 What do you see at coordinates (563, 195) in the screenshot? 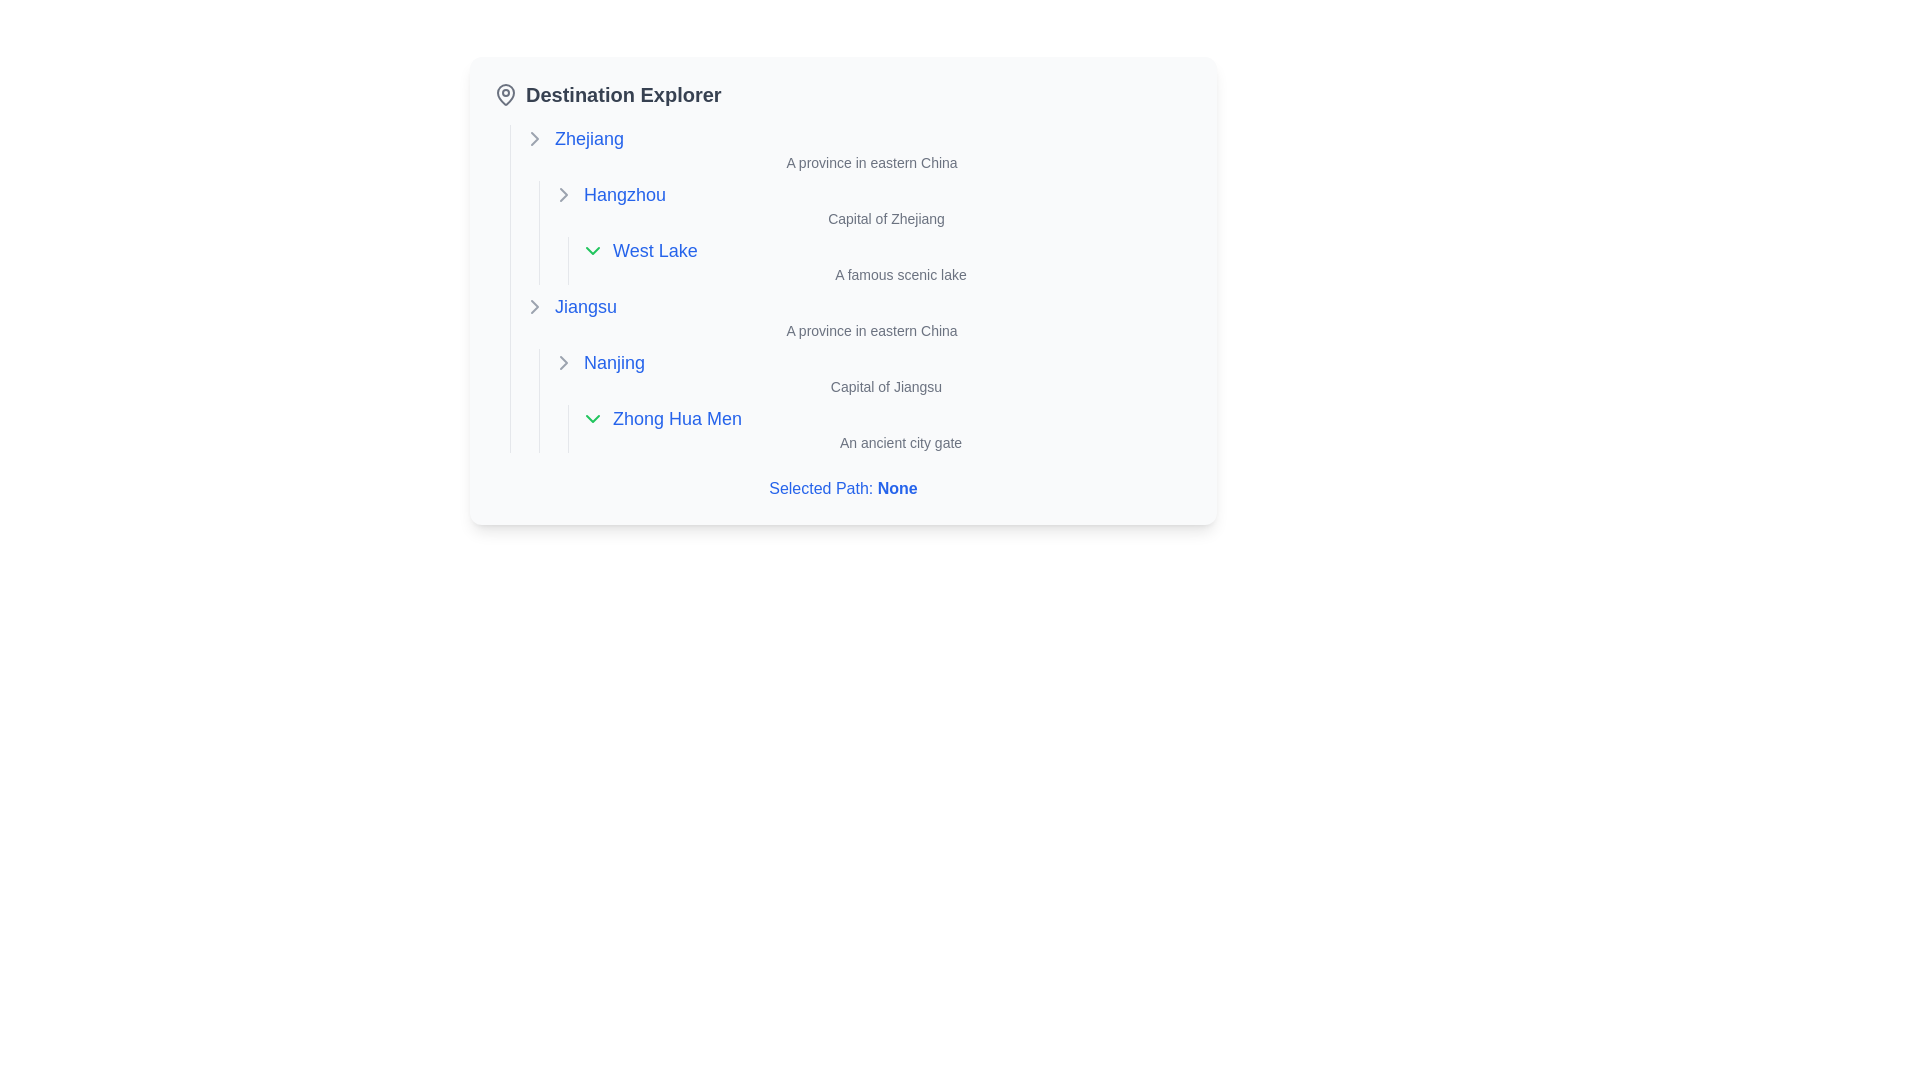
I see `the Chevron icon located to the left of the 'Hangzhou' text label` at bounding box center [563, 195].